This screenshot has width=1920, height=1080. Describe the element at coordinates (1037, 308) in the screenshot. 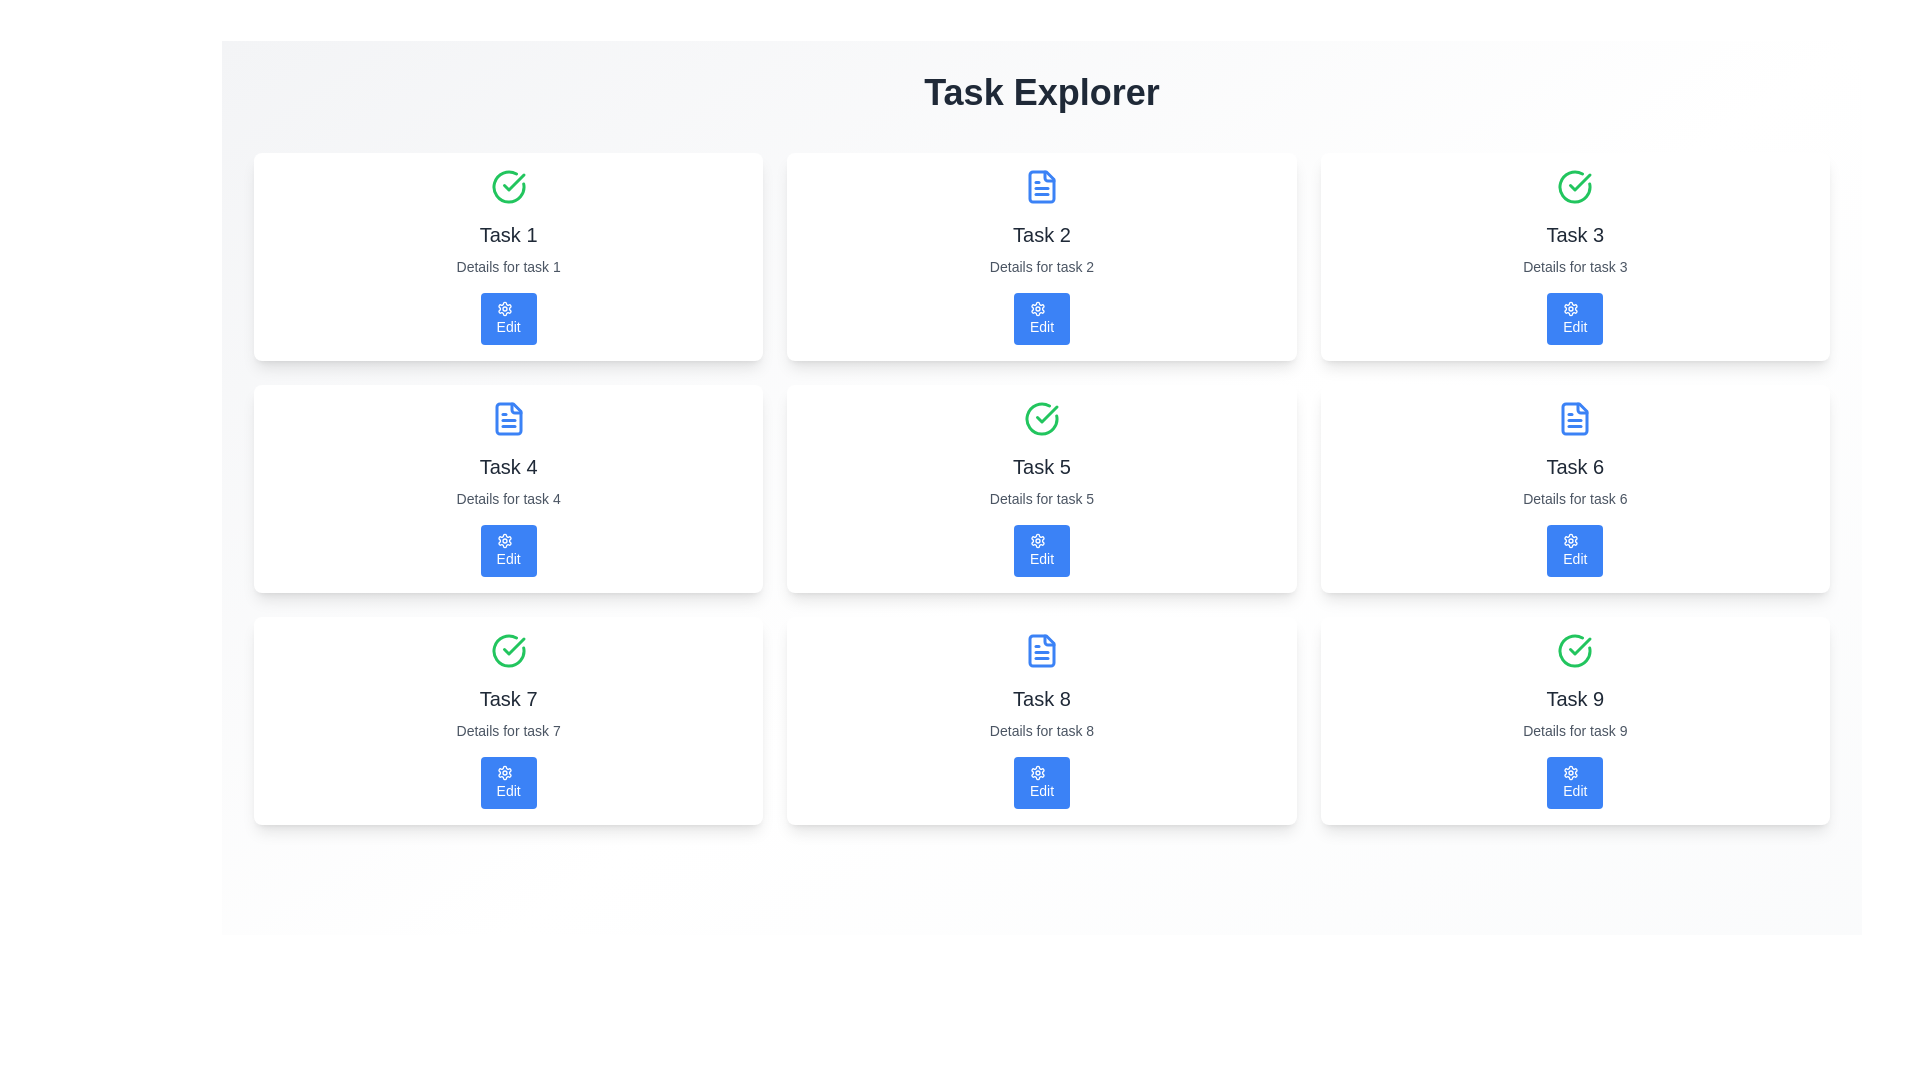

I see `the decorative icon within the 'Edit' button of the second card corresponding to 'Task 2' in the grid layout` at that location.